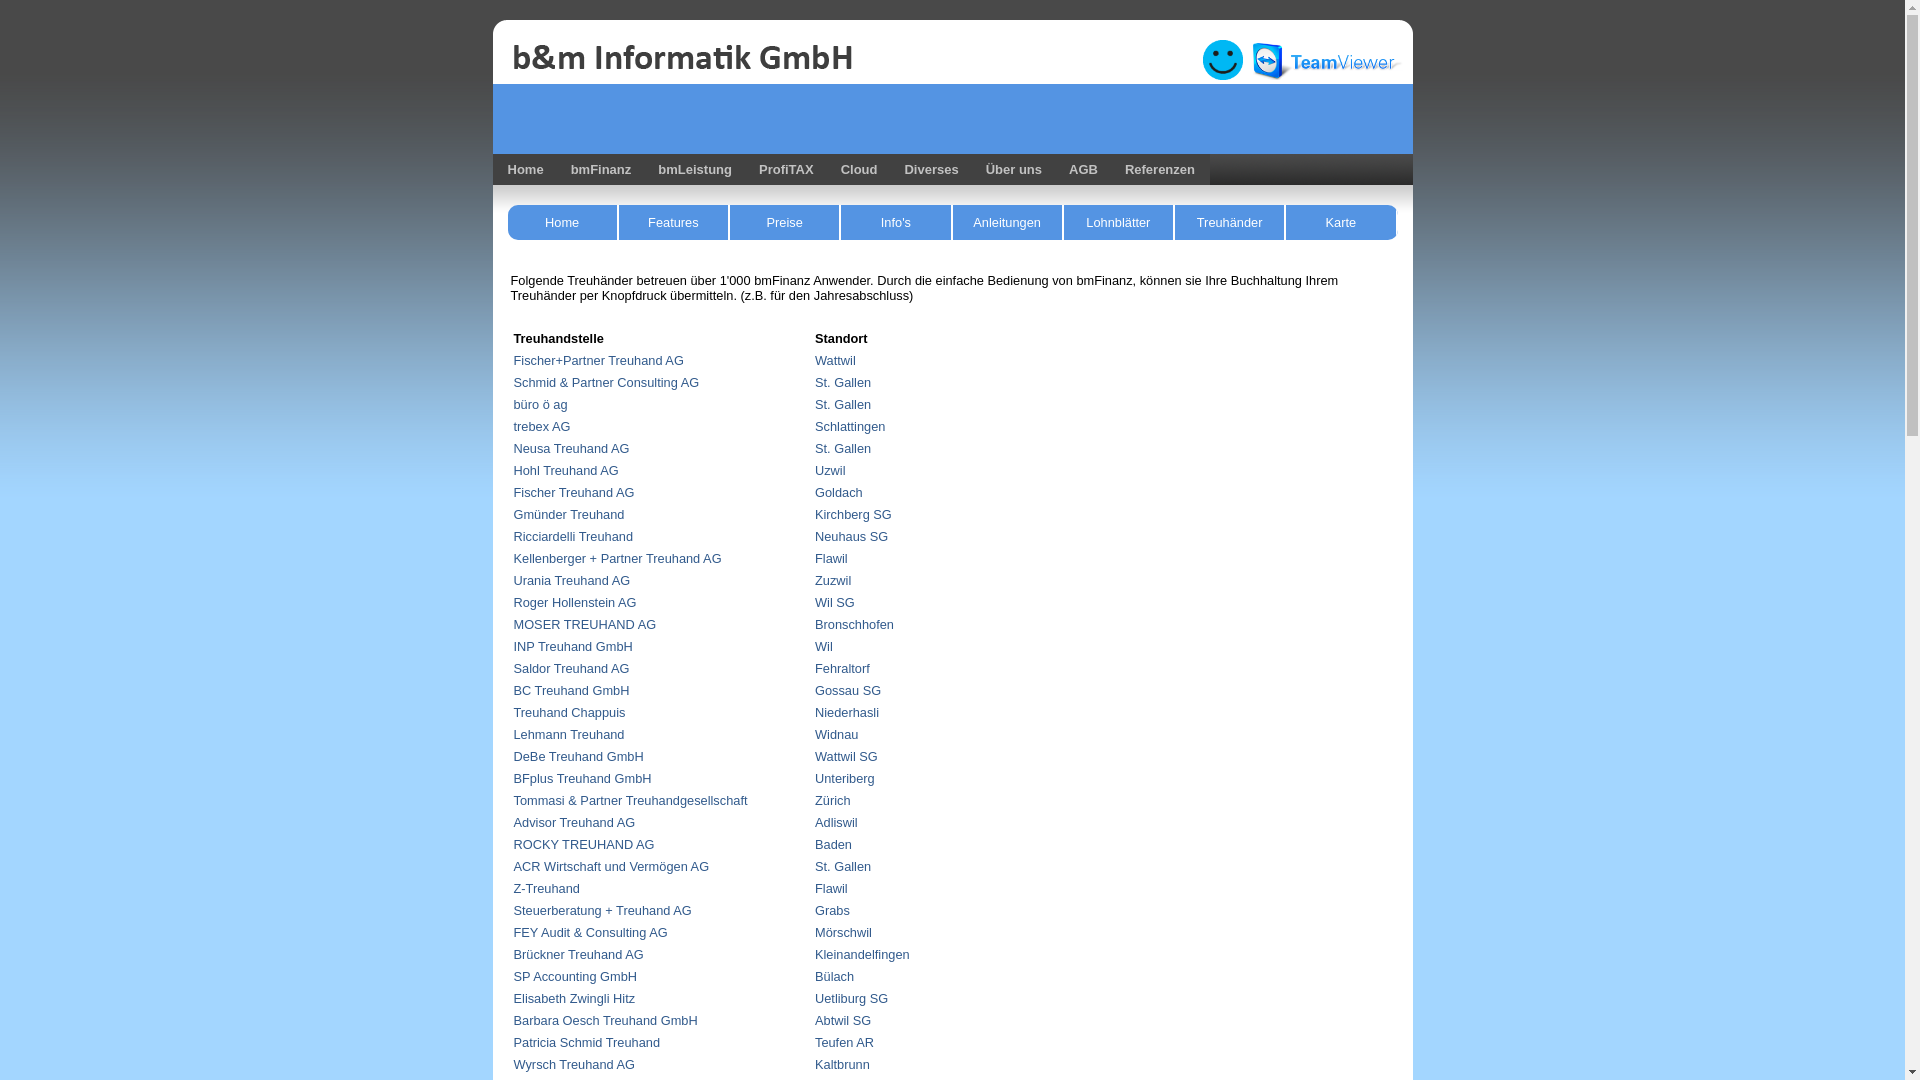 This screenshot has height=1080, width=1920. What do you see at coordinates (574, 998) in the screenshot?
I see `'Elisabeth Zwingli Hitz'` at bounding box center [574, 998].